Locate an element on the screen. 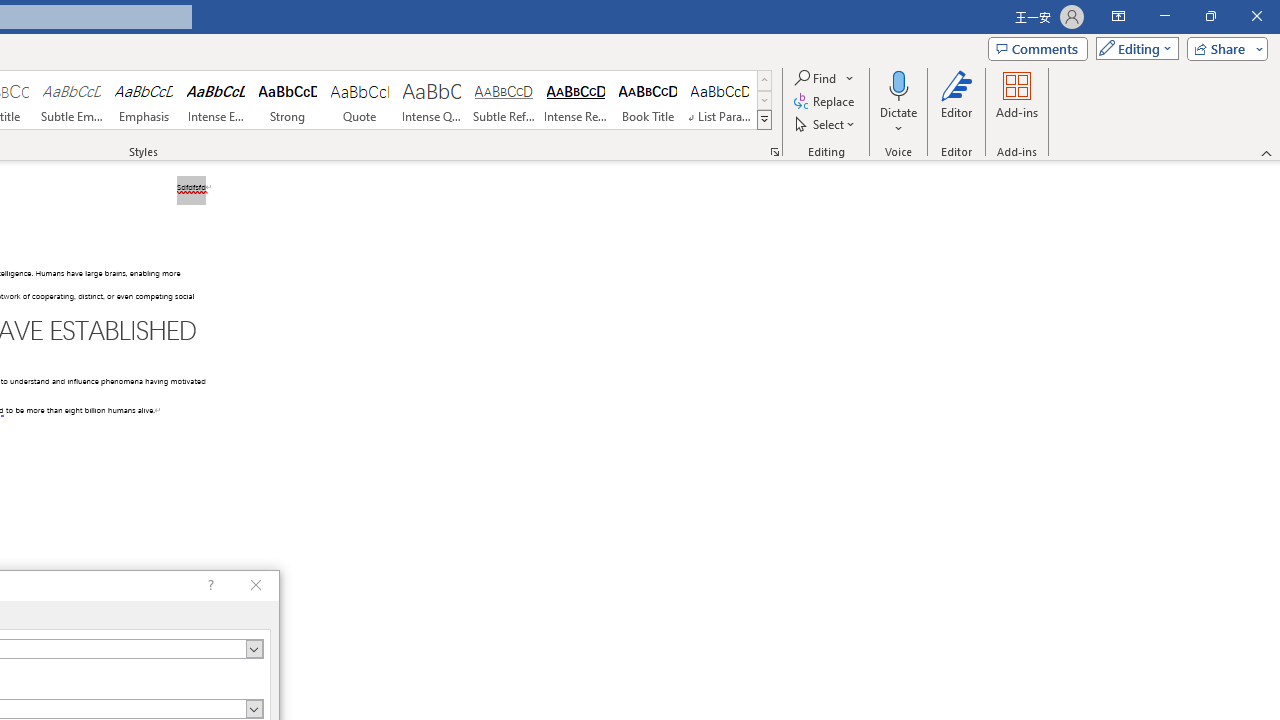 This screenshot has width=1280, height=720. 'Book Title' is located at coordinates (647, 100).